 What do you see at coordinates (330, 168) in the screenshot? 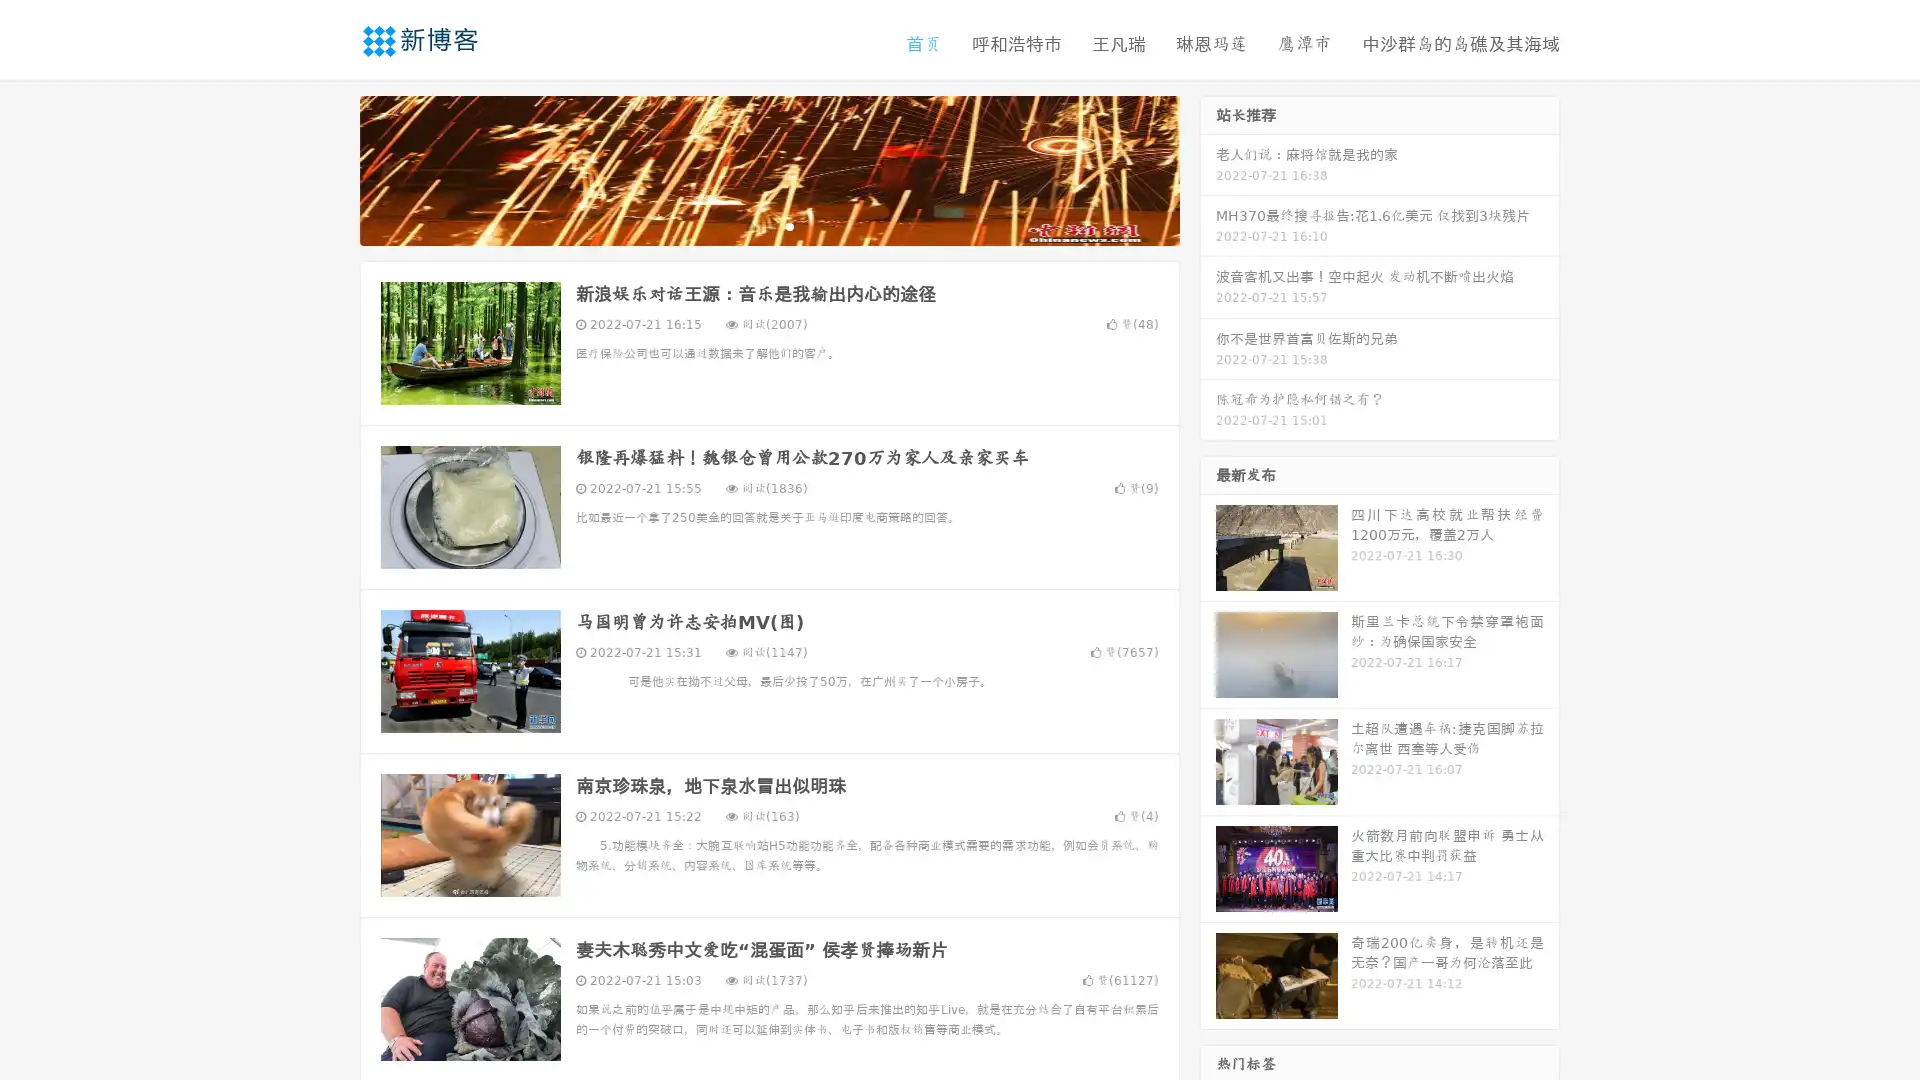
I see `Previous slide` at bounding box center [330, 168].